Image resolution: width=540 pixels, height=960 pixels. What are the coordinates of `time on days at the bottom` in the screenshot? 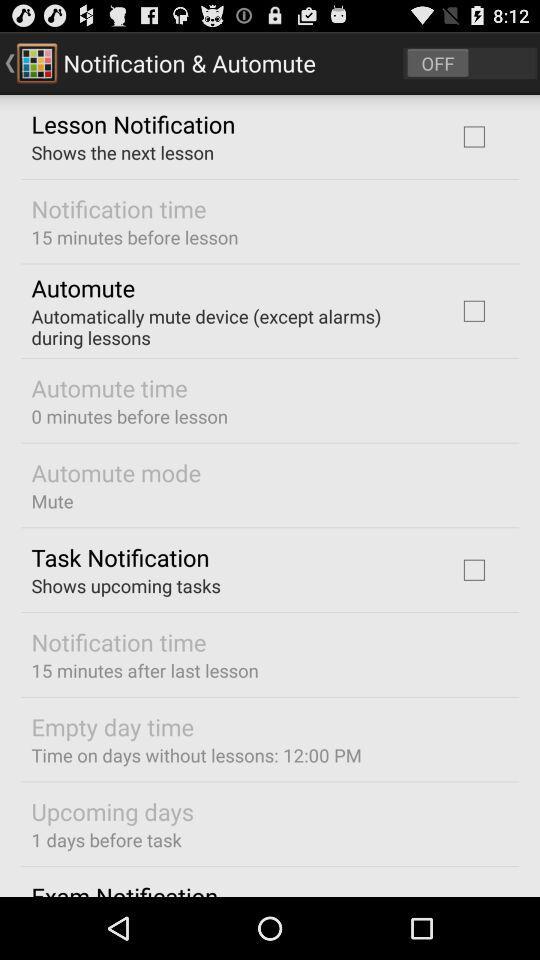 It's located at (196, 754).